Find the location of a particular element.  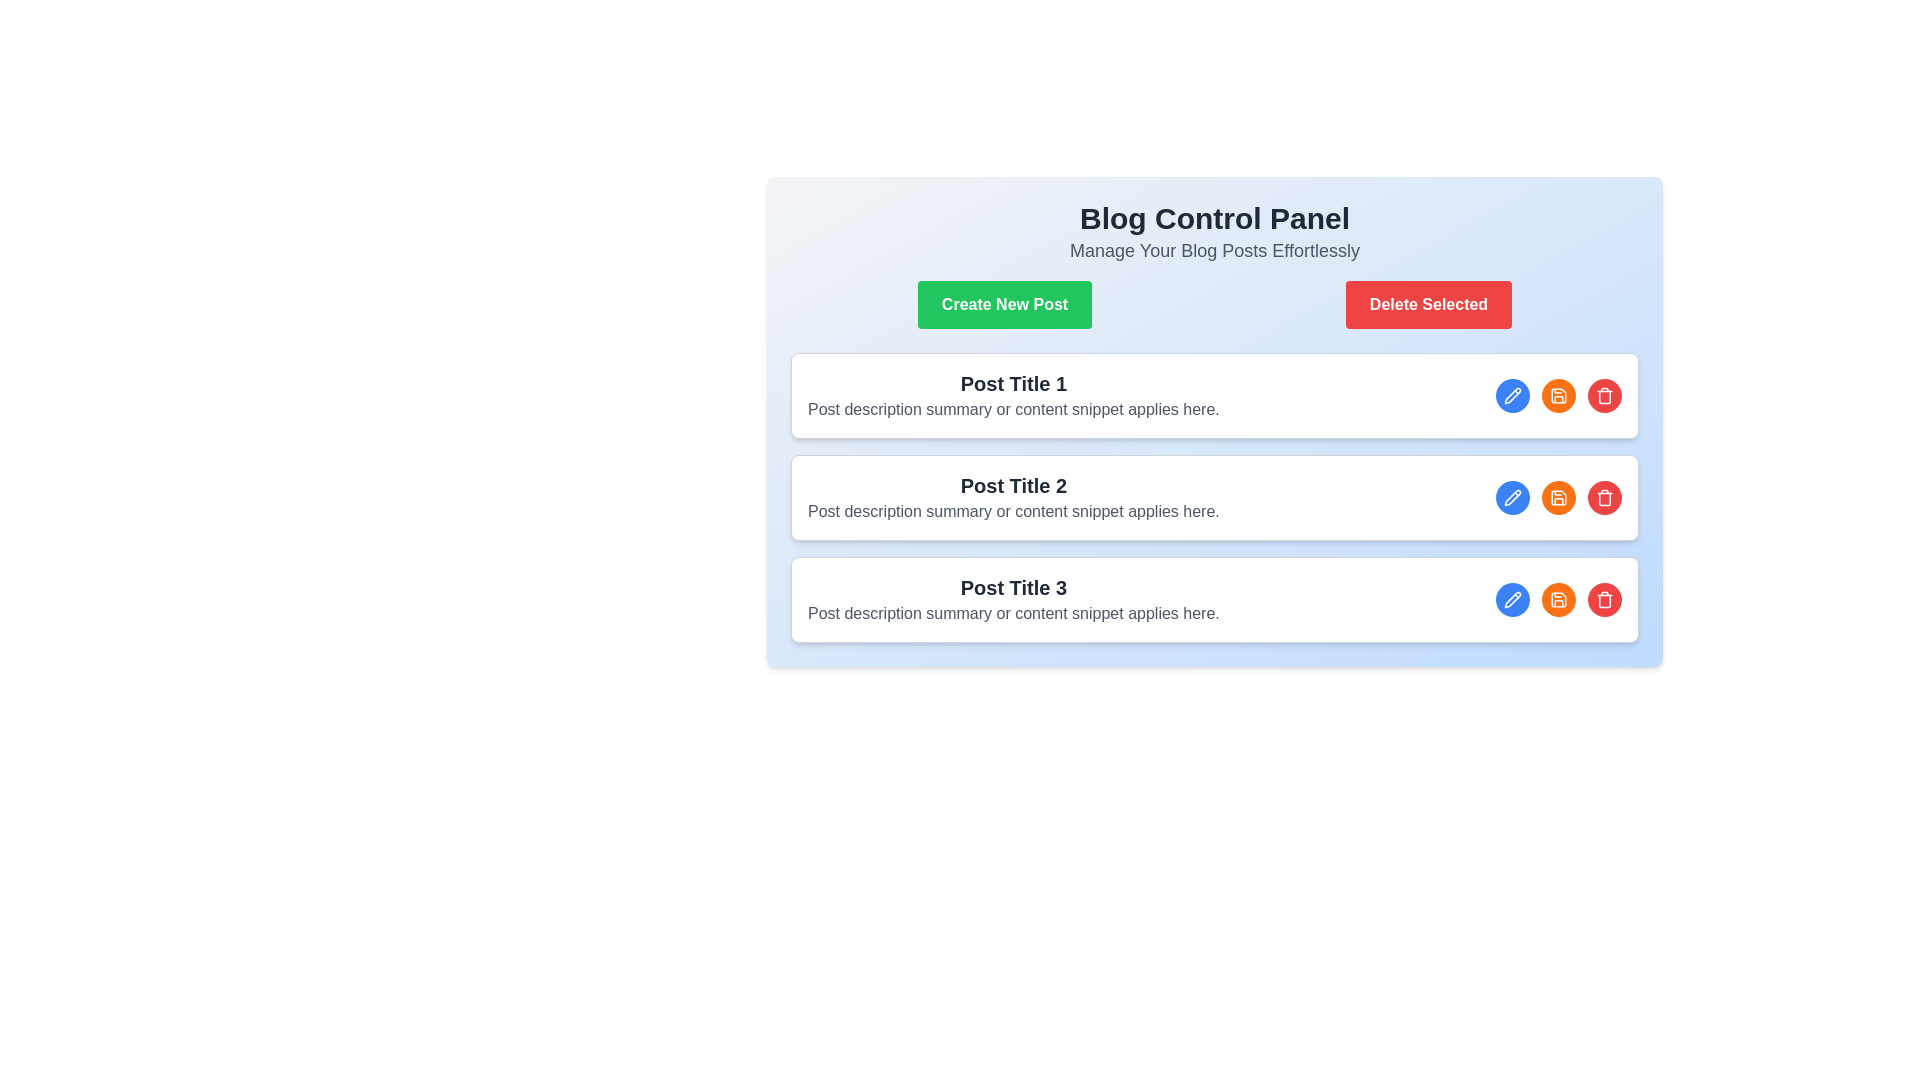

the circular orange save button with a white save icon, which is the second button from the left in the row of buttons associated with 'Post Title 2' is located at coordinates (1558, 496).